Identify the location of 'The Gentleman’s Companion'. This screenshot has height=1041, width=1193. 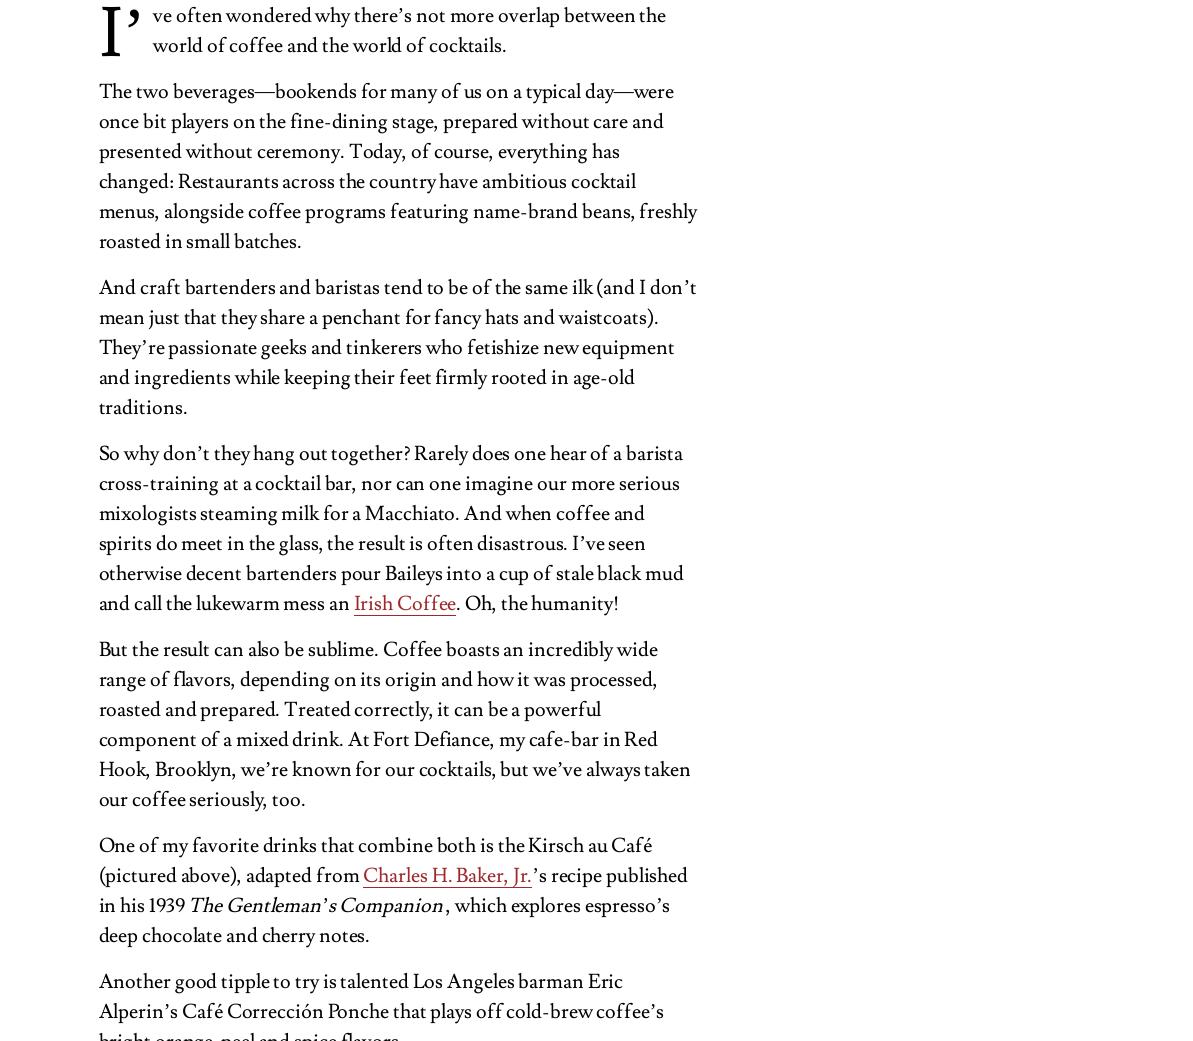
(313, 904).